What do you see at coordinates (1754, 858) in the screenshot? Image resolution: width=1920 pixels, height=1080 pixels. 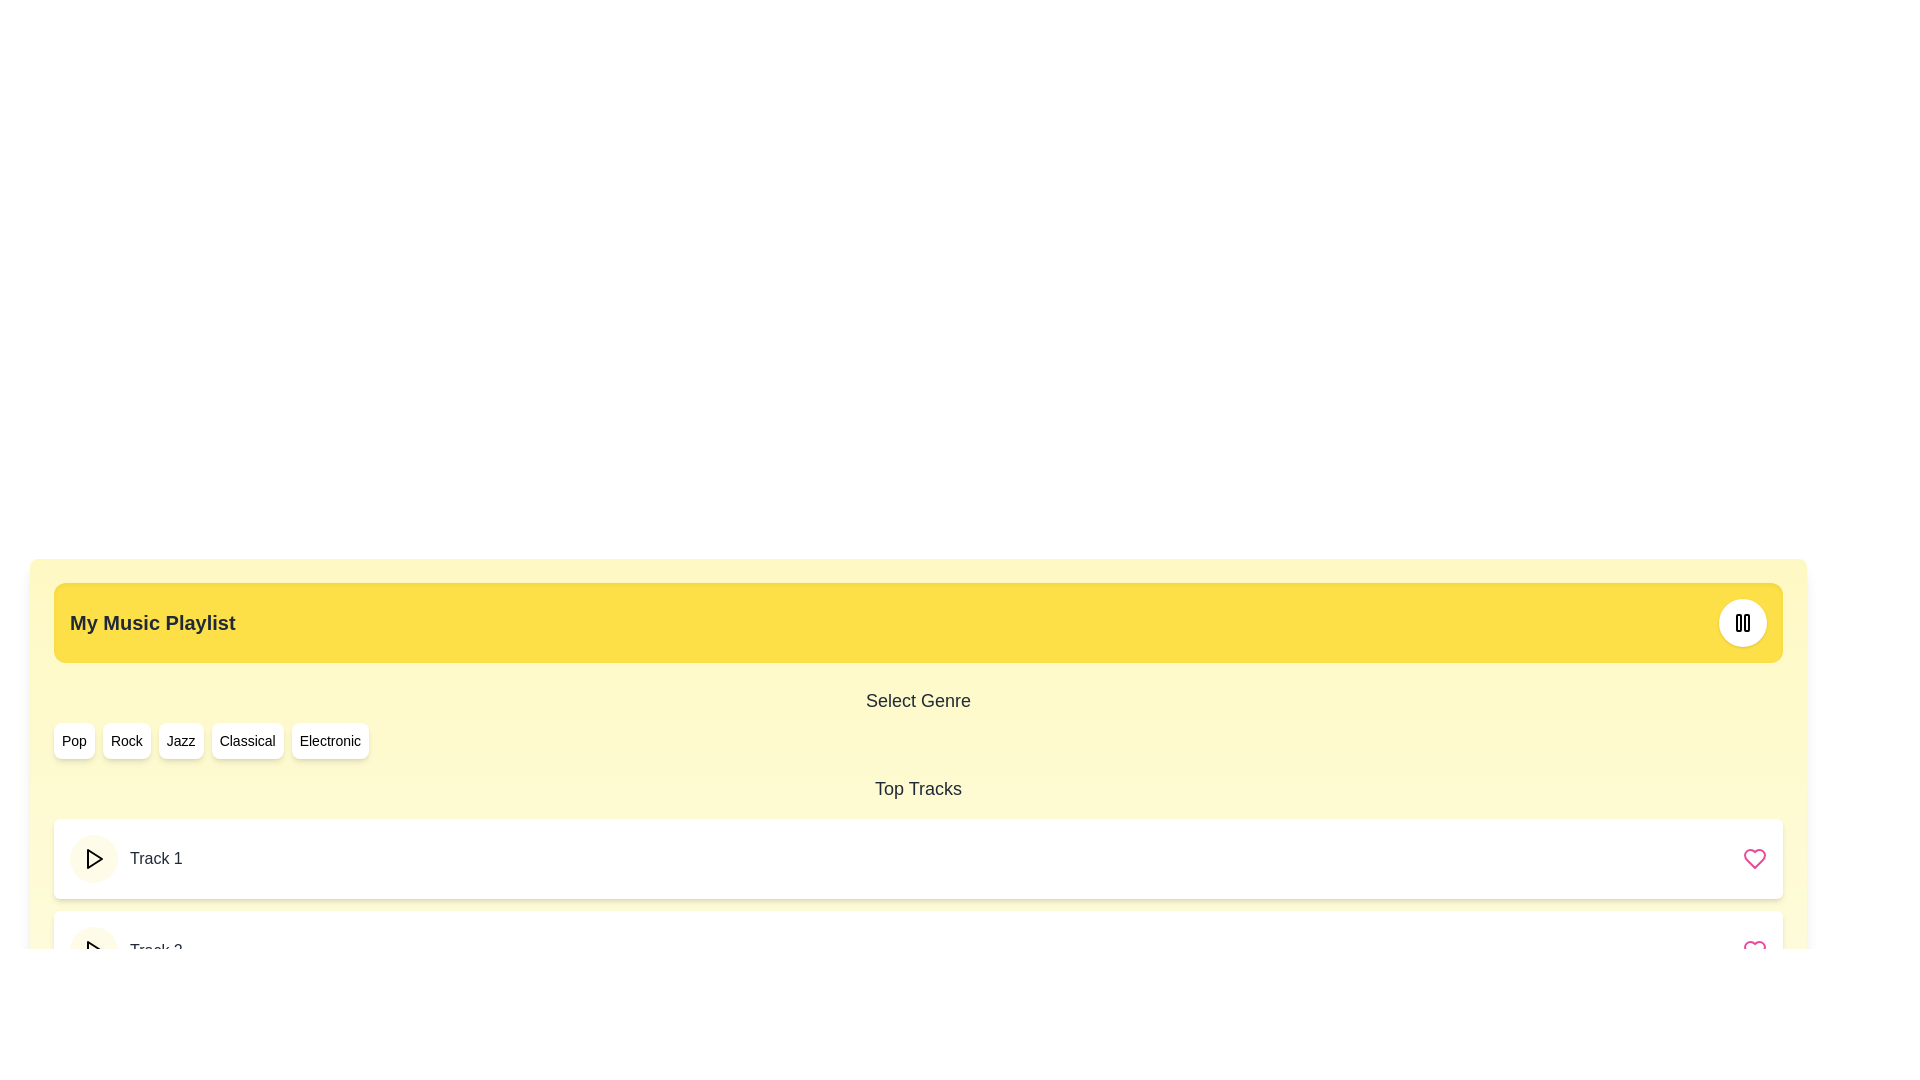 I see `the heart-shaped icon on the far right of the track card for 'Track 1' in the 'Top Tracks' section to mark the item as a favorite` at bounding box center [1754, 858].